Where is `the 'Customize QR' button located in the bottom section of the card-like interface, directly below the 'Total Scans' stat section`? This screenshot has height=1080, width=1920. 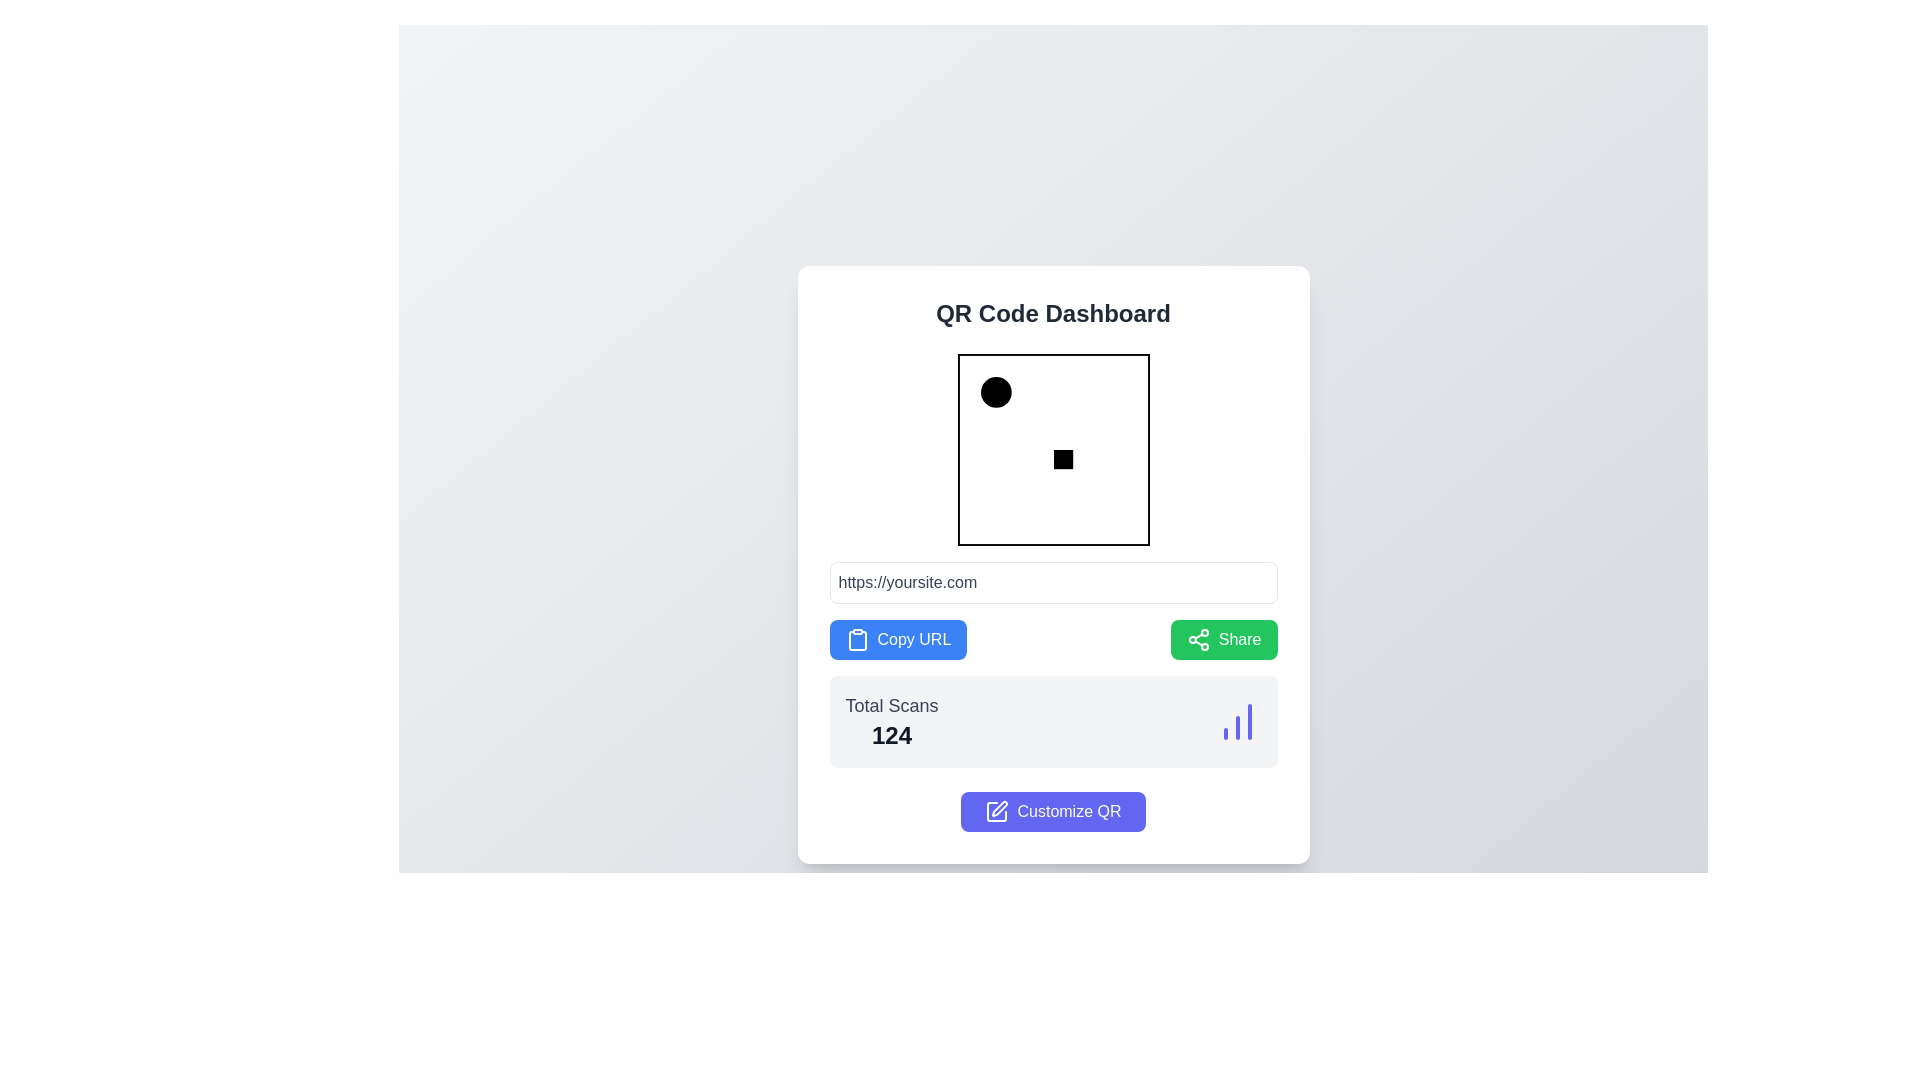 the 'Customize QR' button located in the bottom section of the card-like interface, directly below the 'Total Scans' stat section is located at coordinates (1052, 812).